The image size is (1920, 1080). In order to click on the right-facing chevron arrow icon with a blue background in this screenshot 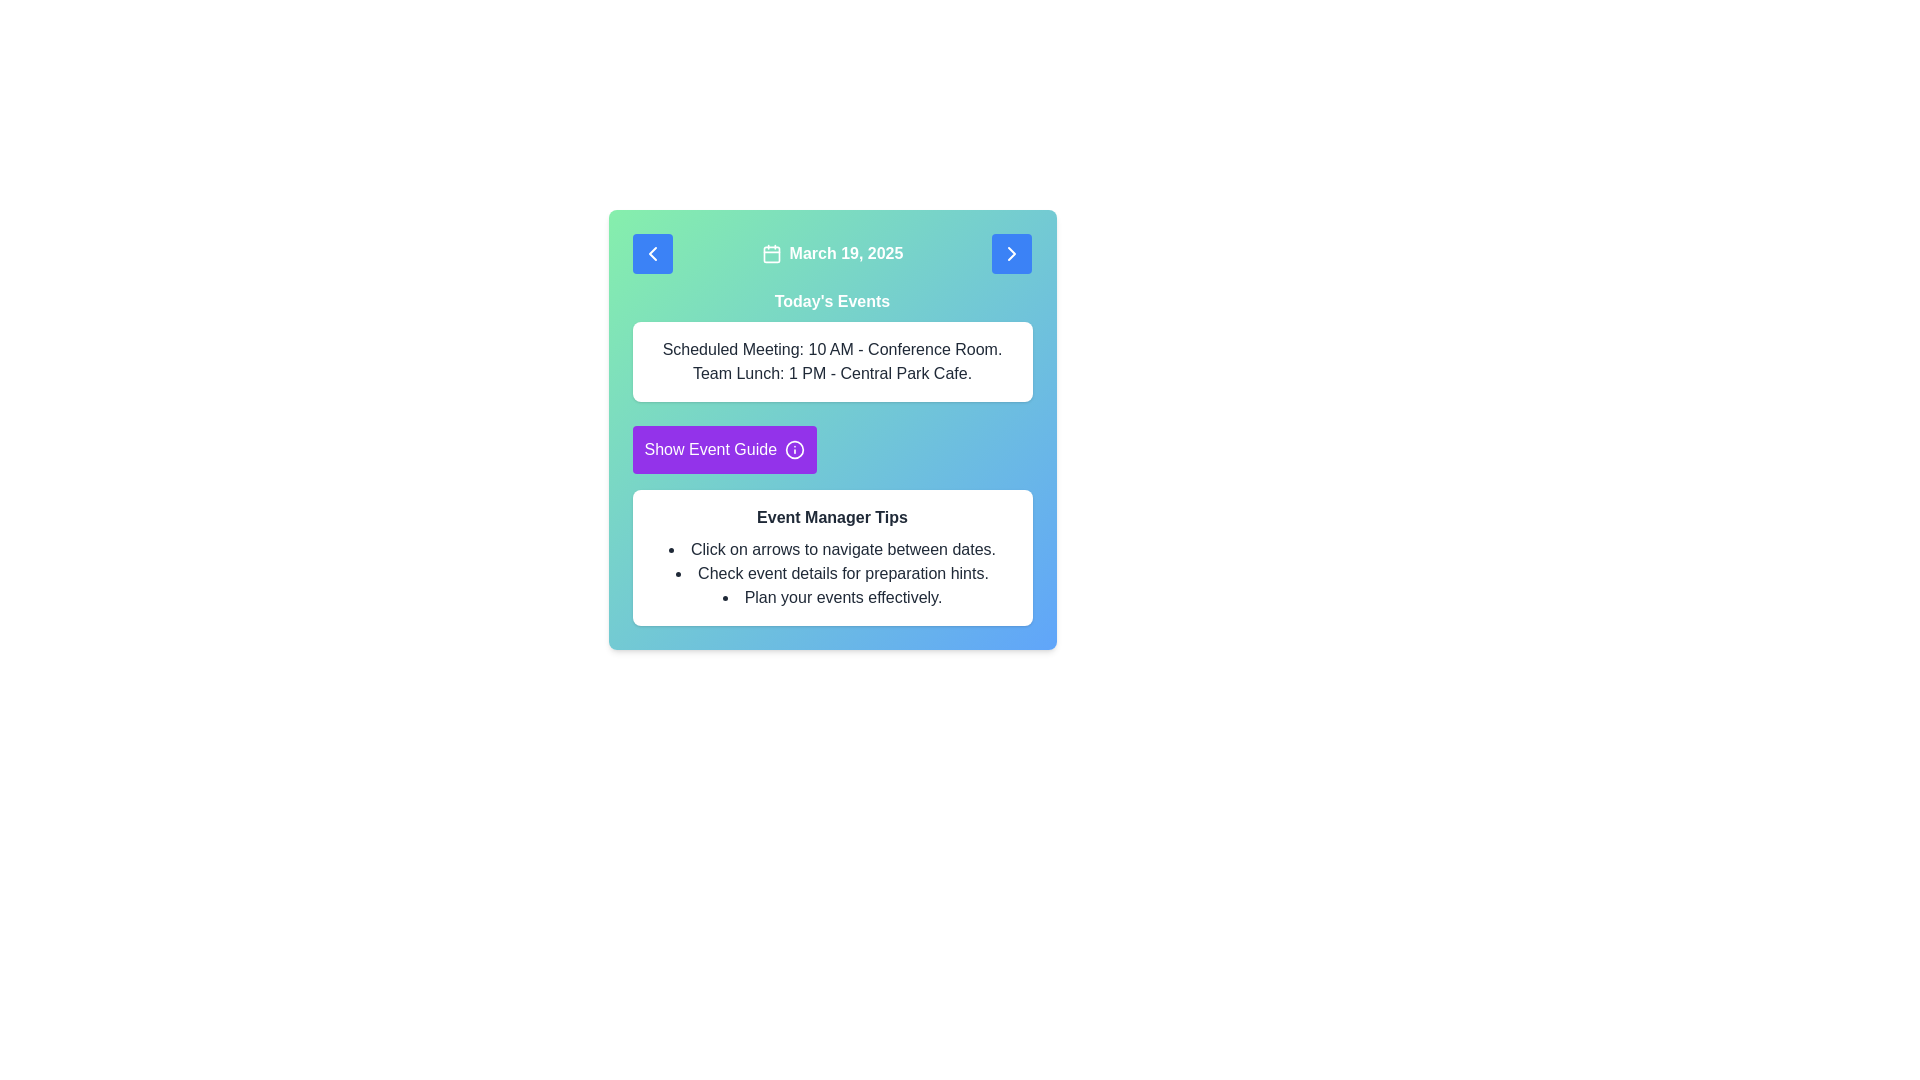, I will do `click(1012, 253)`.